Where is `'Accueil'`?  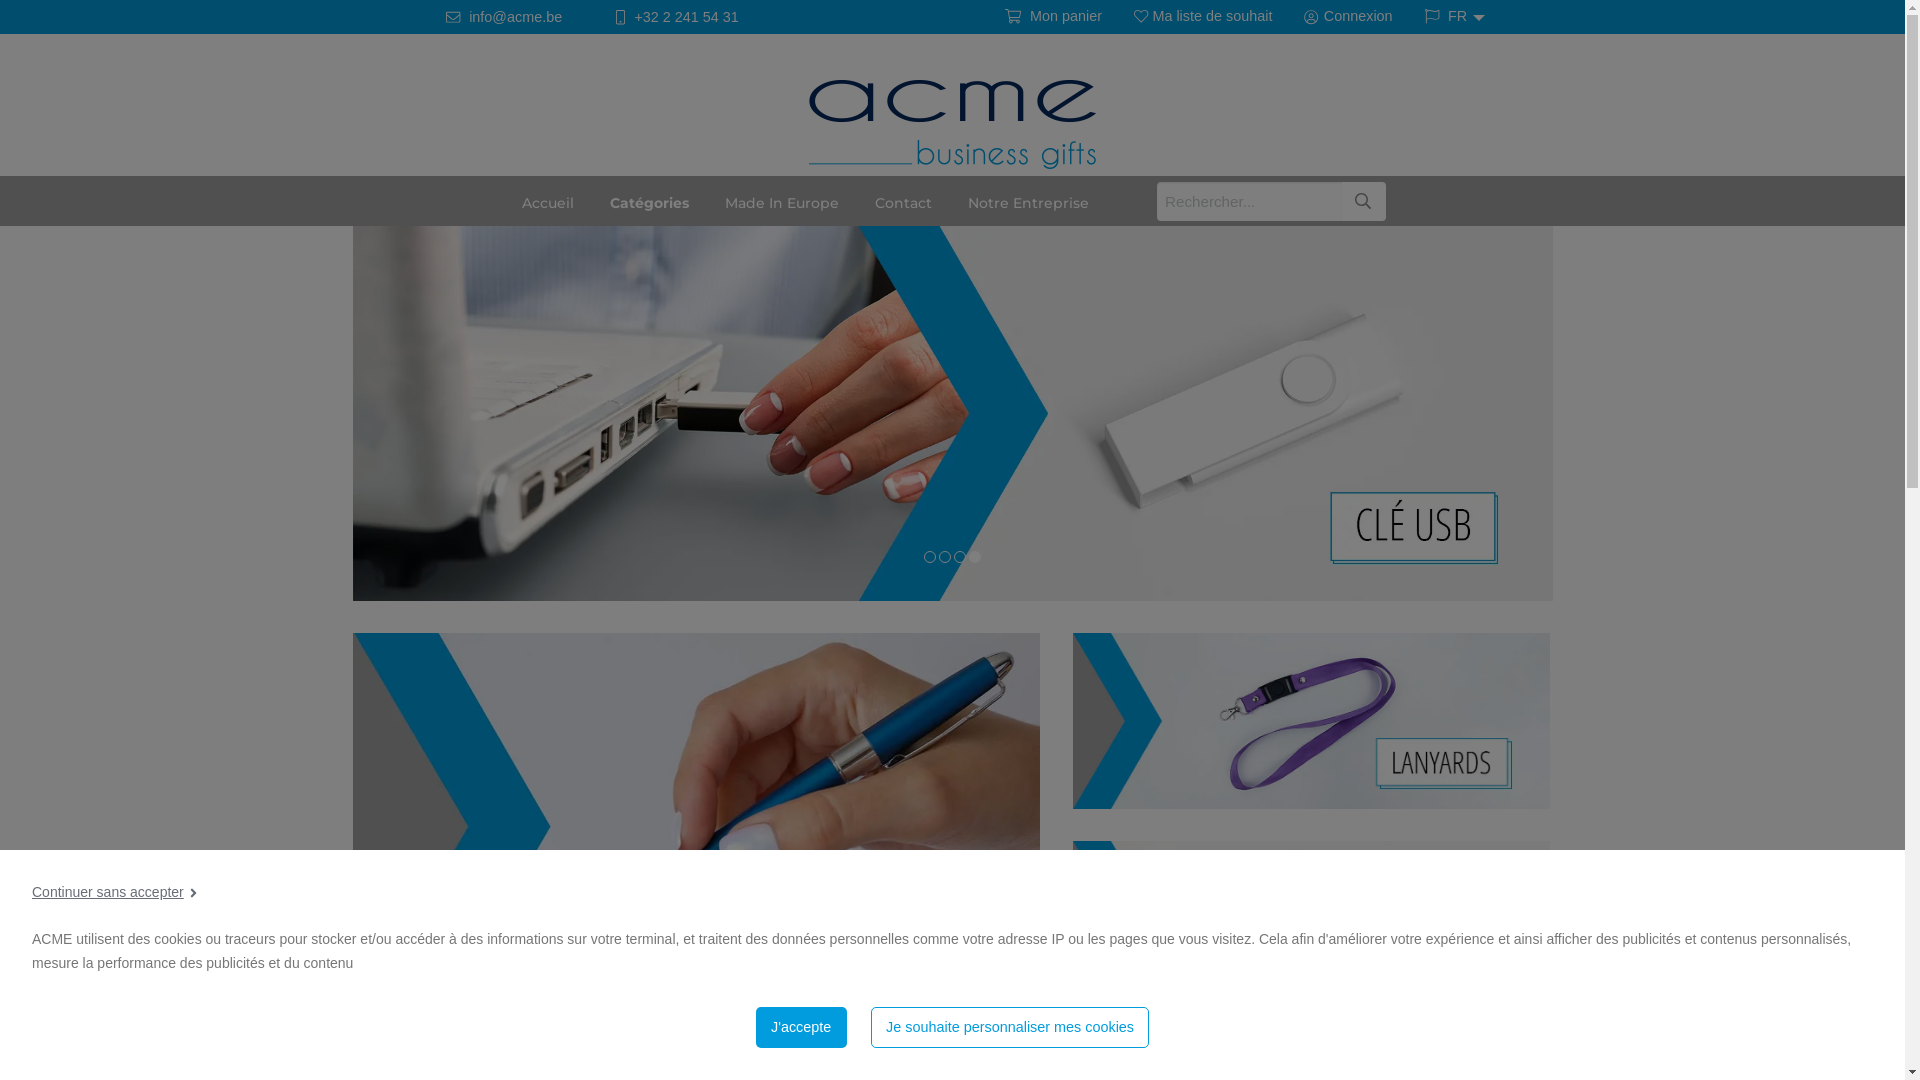 'Accueil' is located at coordinates (547, 200).